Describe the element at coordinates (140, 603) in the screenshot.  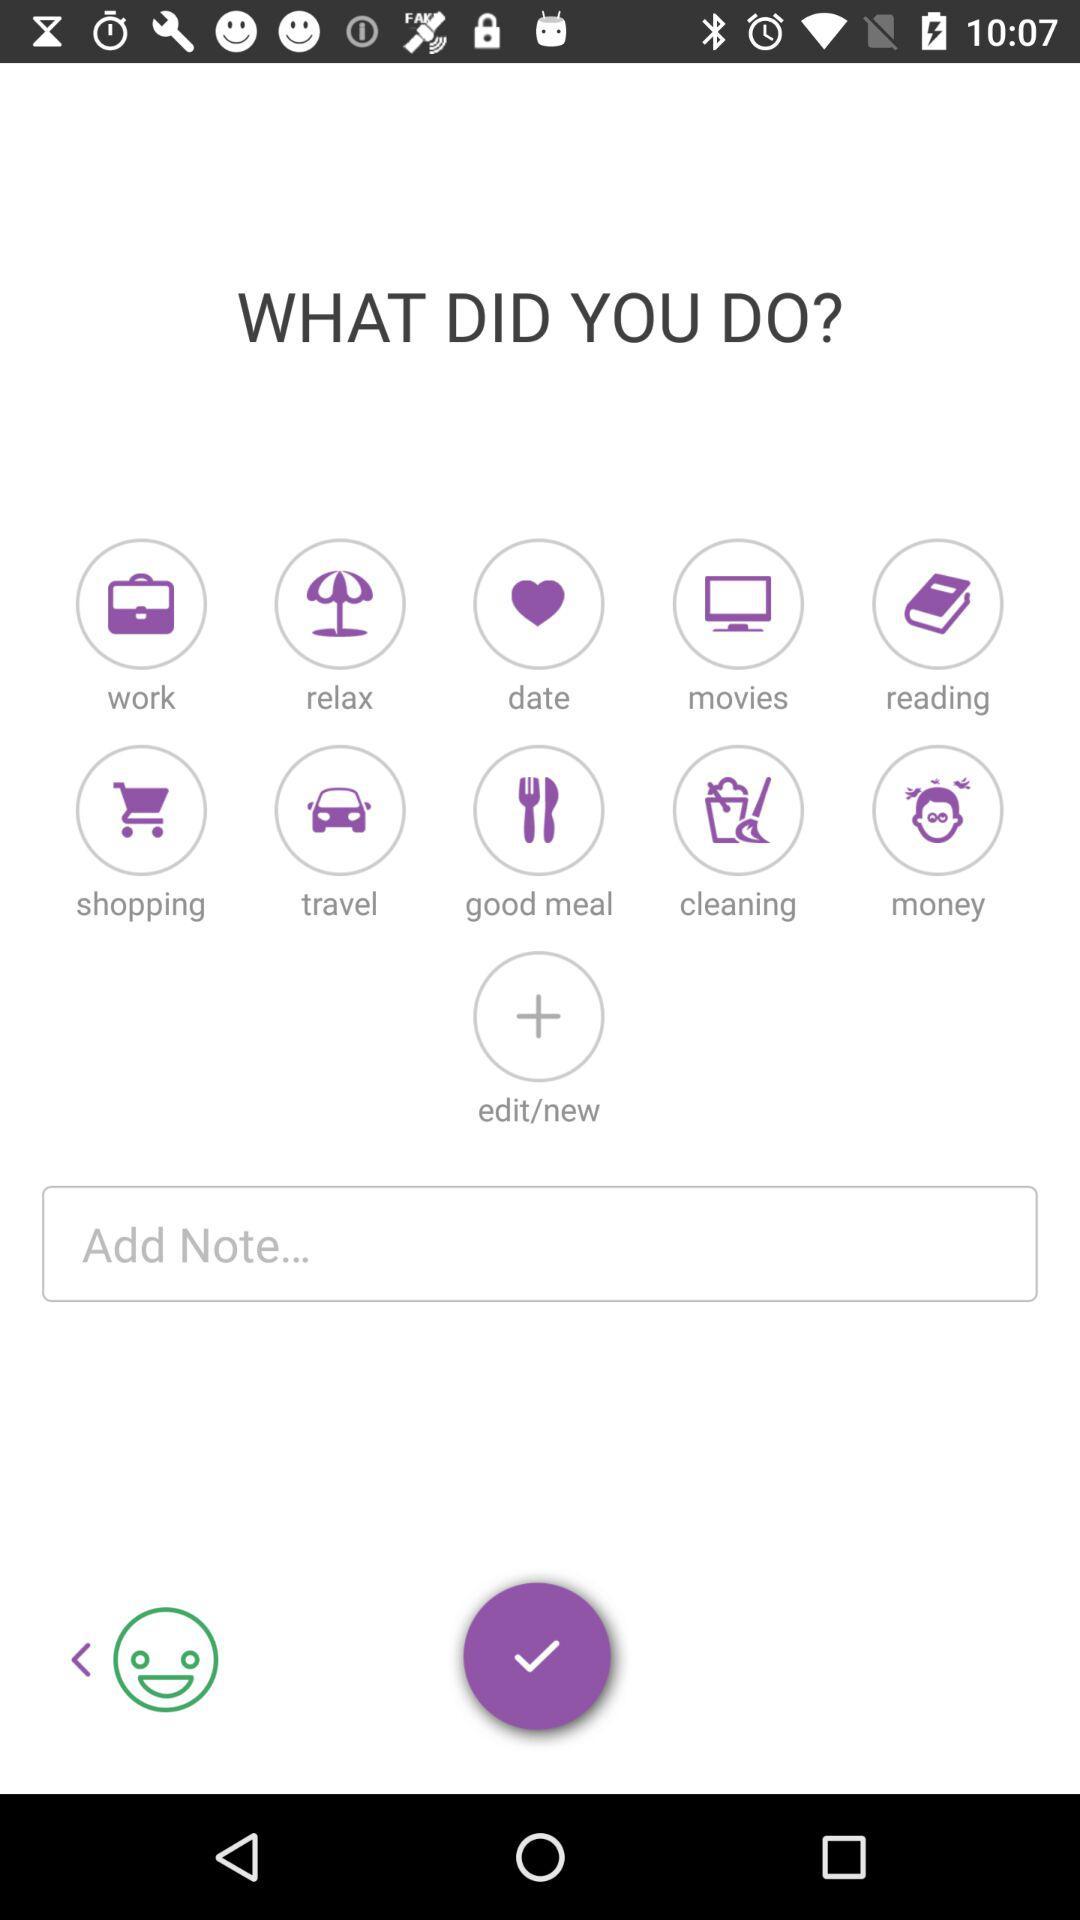
I see `work` at that location.